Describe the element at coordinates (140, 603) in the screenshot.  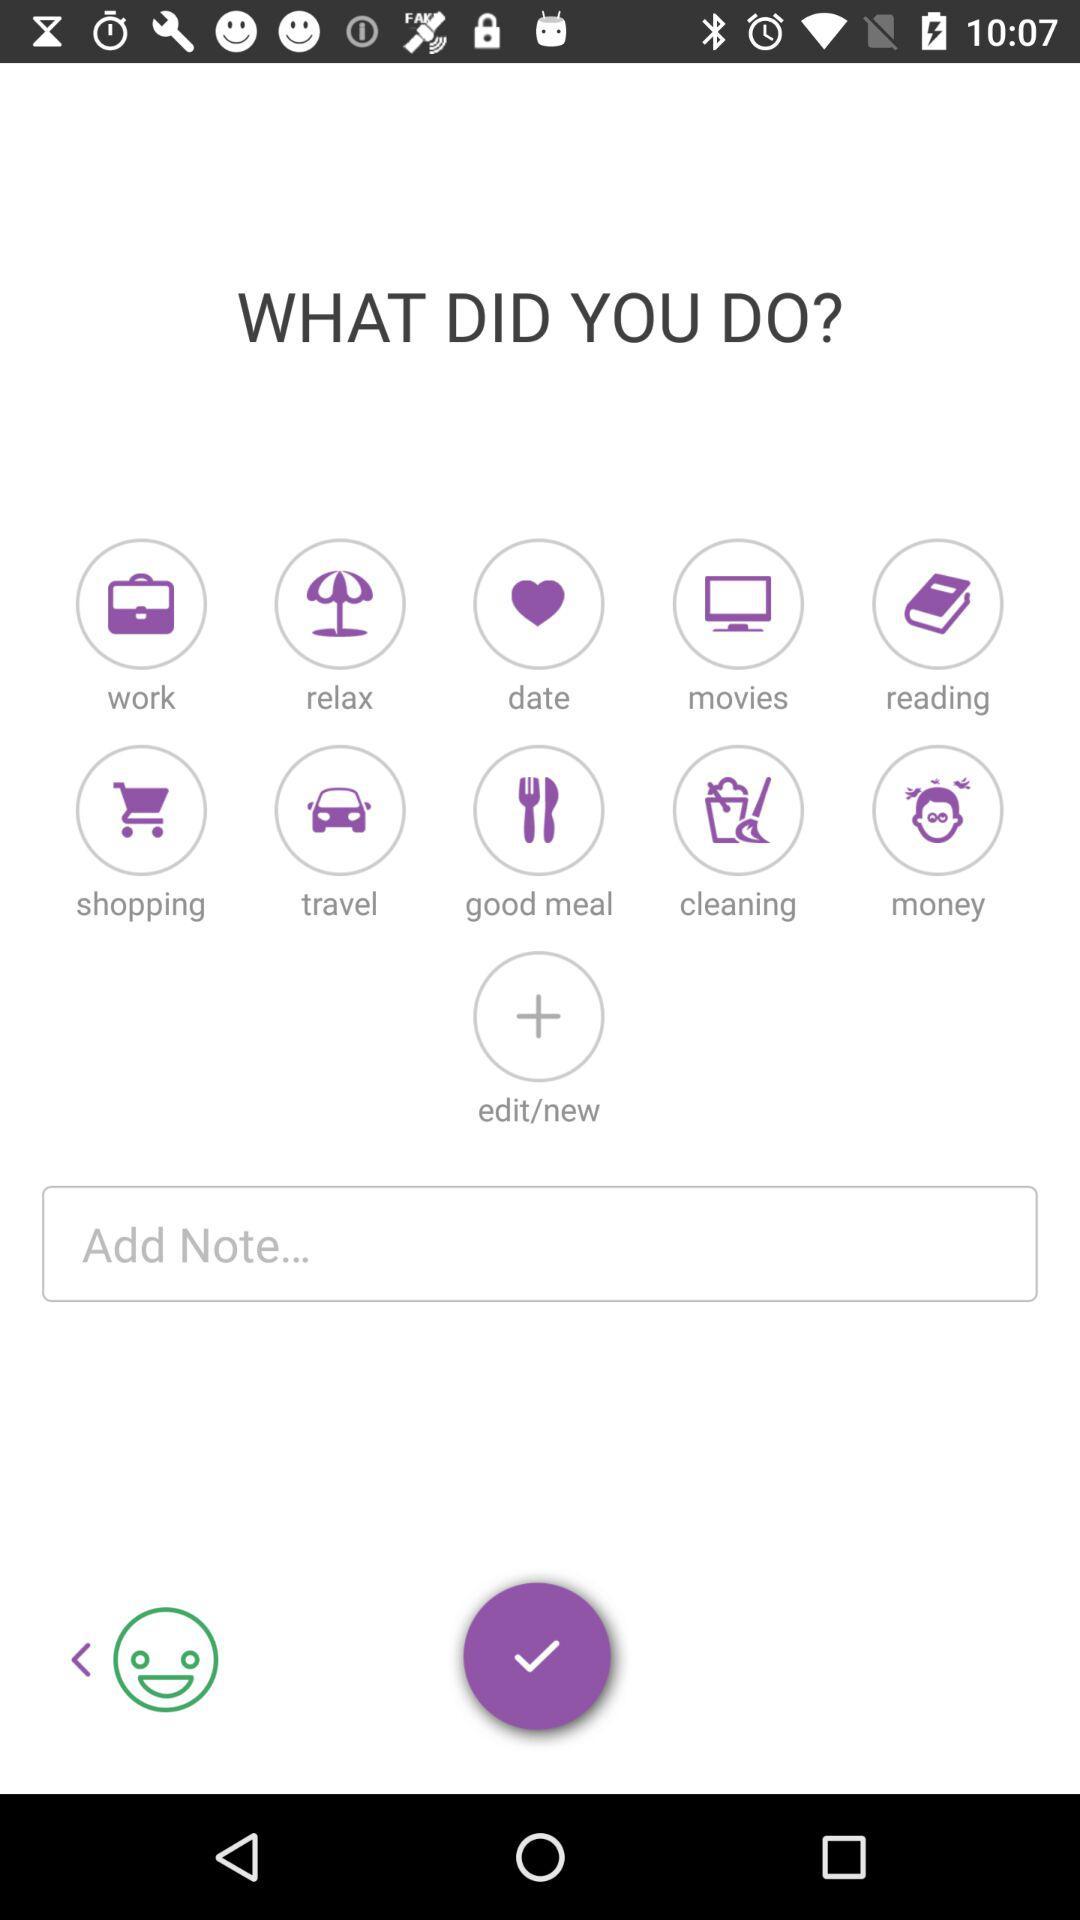
I see `work` at that location.